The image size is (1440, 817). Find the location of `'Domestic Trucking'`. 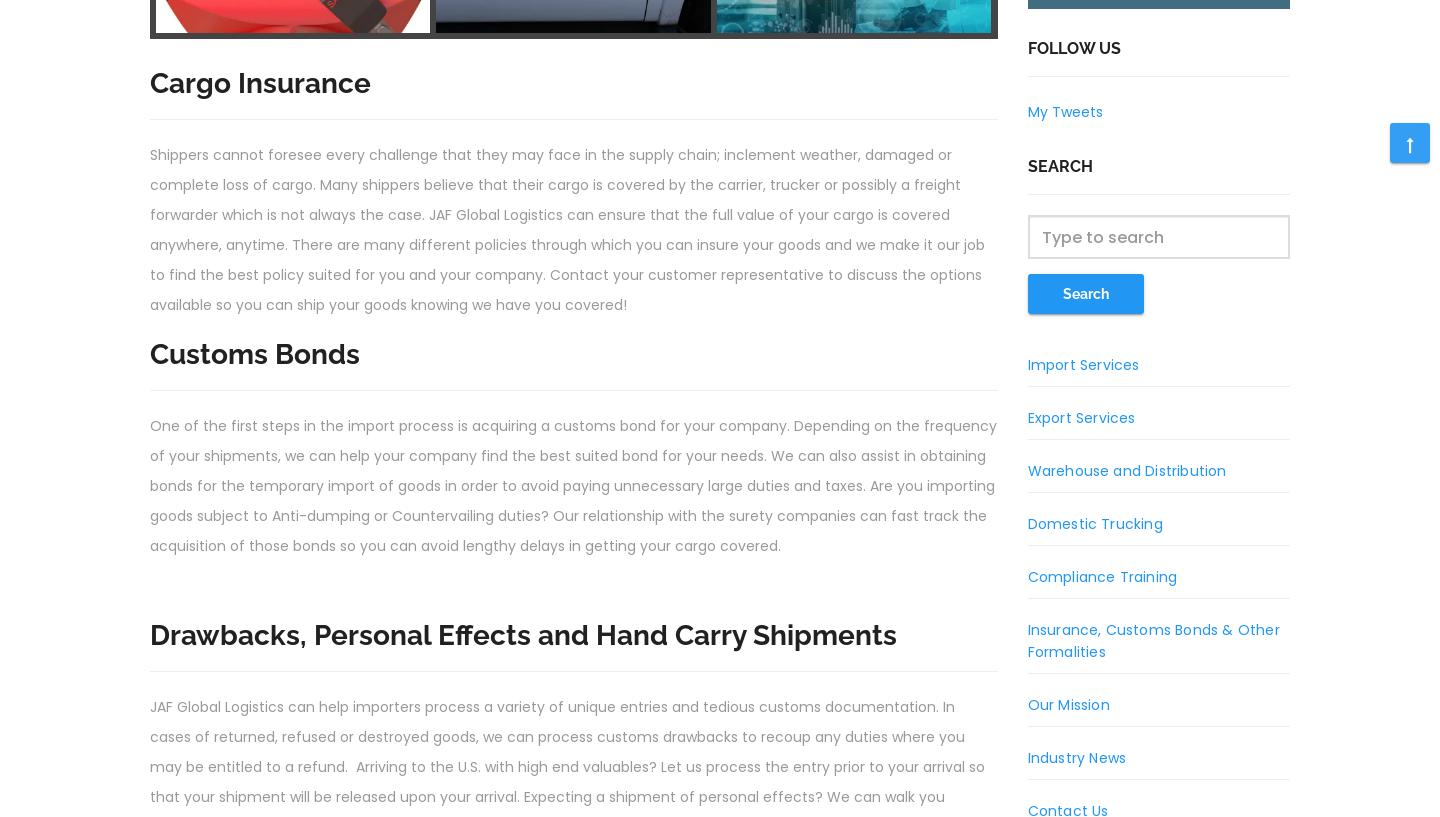

'Domestic Trucking' is located at coordinates (1093, 523).